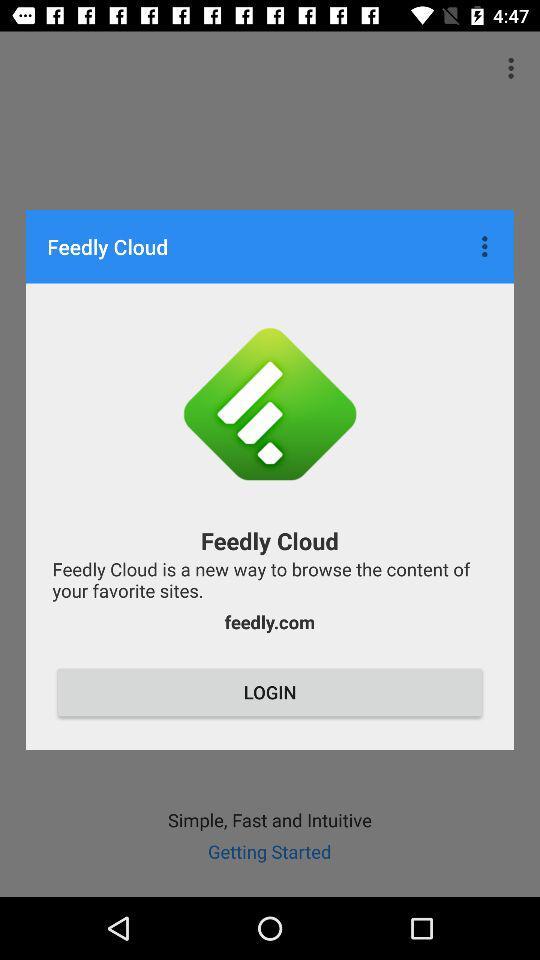  What do you see at coordinates (486, 245) in the screenshot?
I see `icon at the top right corner` at bounding box center [486, 245].